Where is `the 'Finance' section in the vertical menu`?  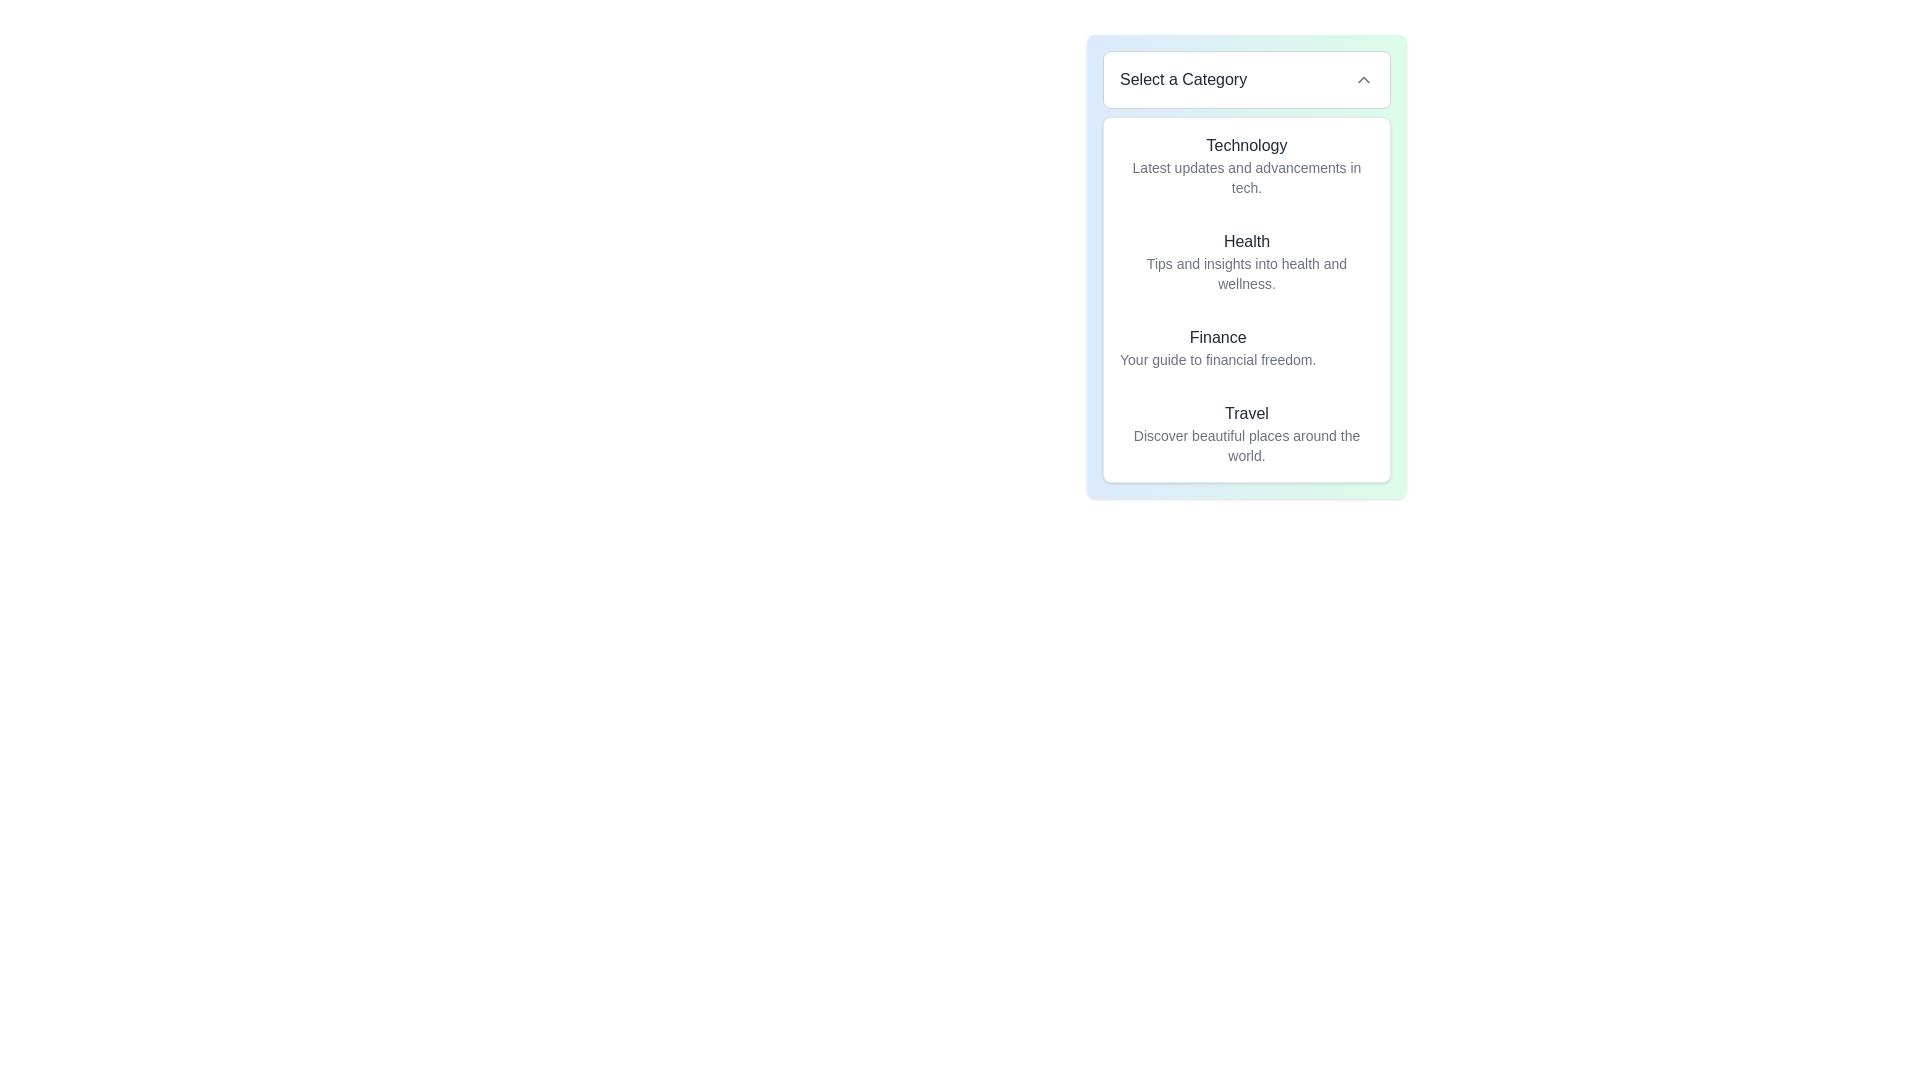
the 'Finance' section in the vertical menu is located at coordinates (1246, 346).